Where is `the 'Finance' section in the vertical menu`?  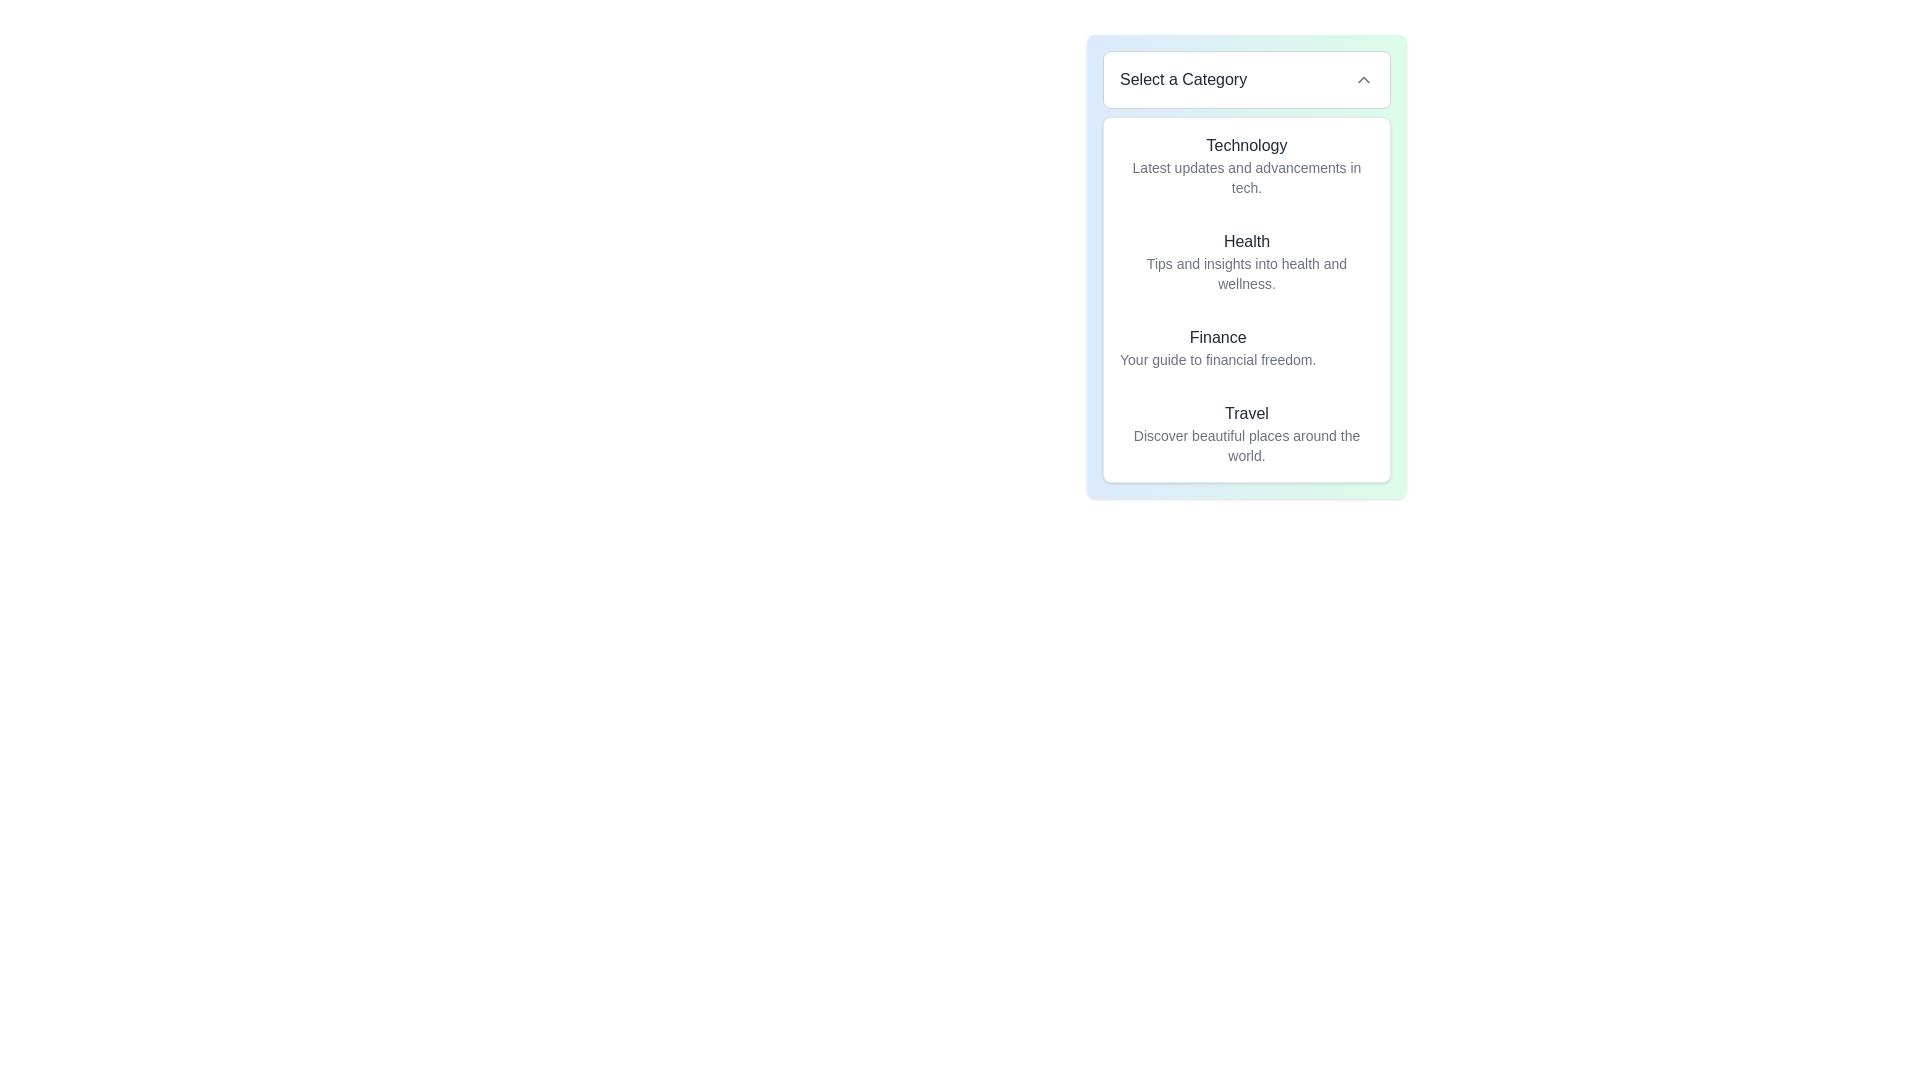
the 'Finance' section in the vertical menu is located at coordinates (1246, 346).